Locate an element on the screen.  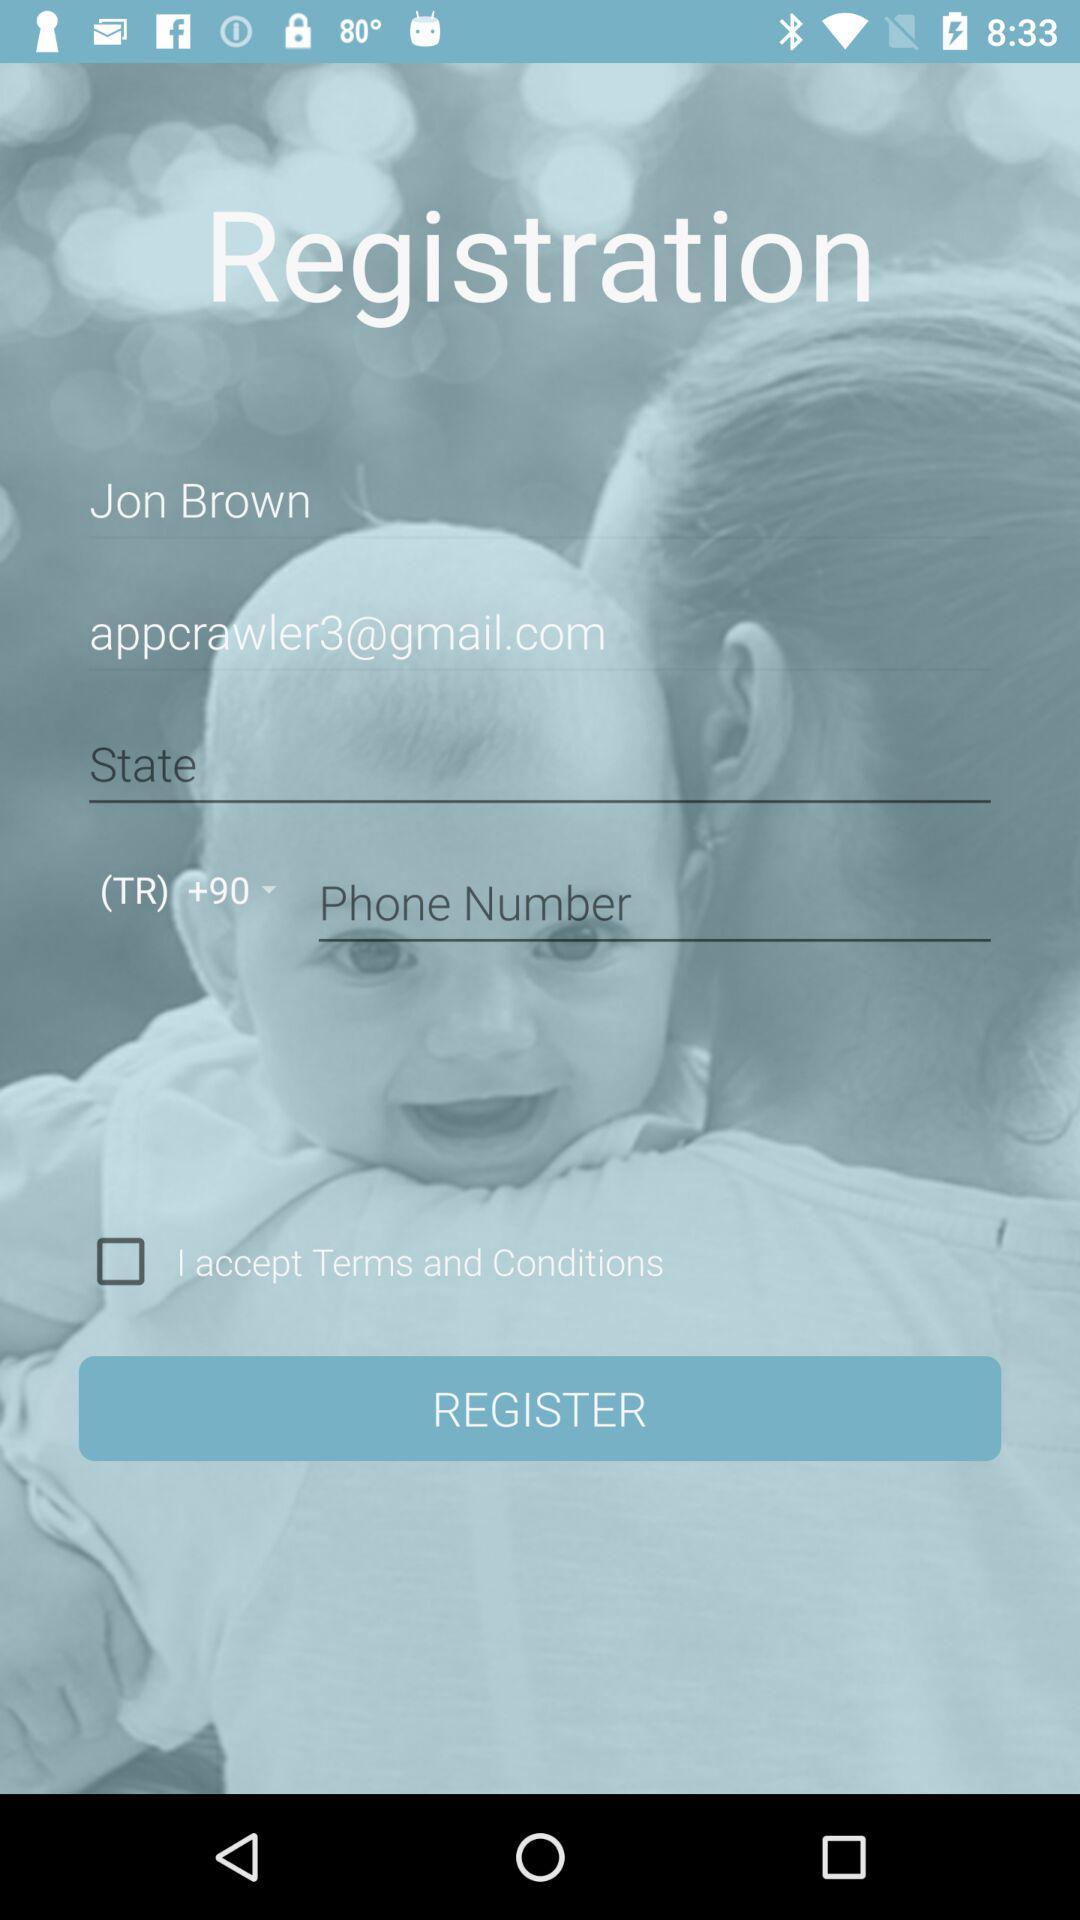
check to accept terms and conditions is located at coordinates (120, 1260).